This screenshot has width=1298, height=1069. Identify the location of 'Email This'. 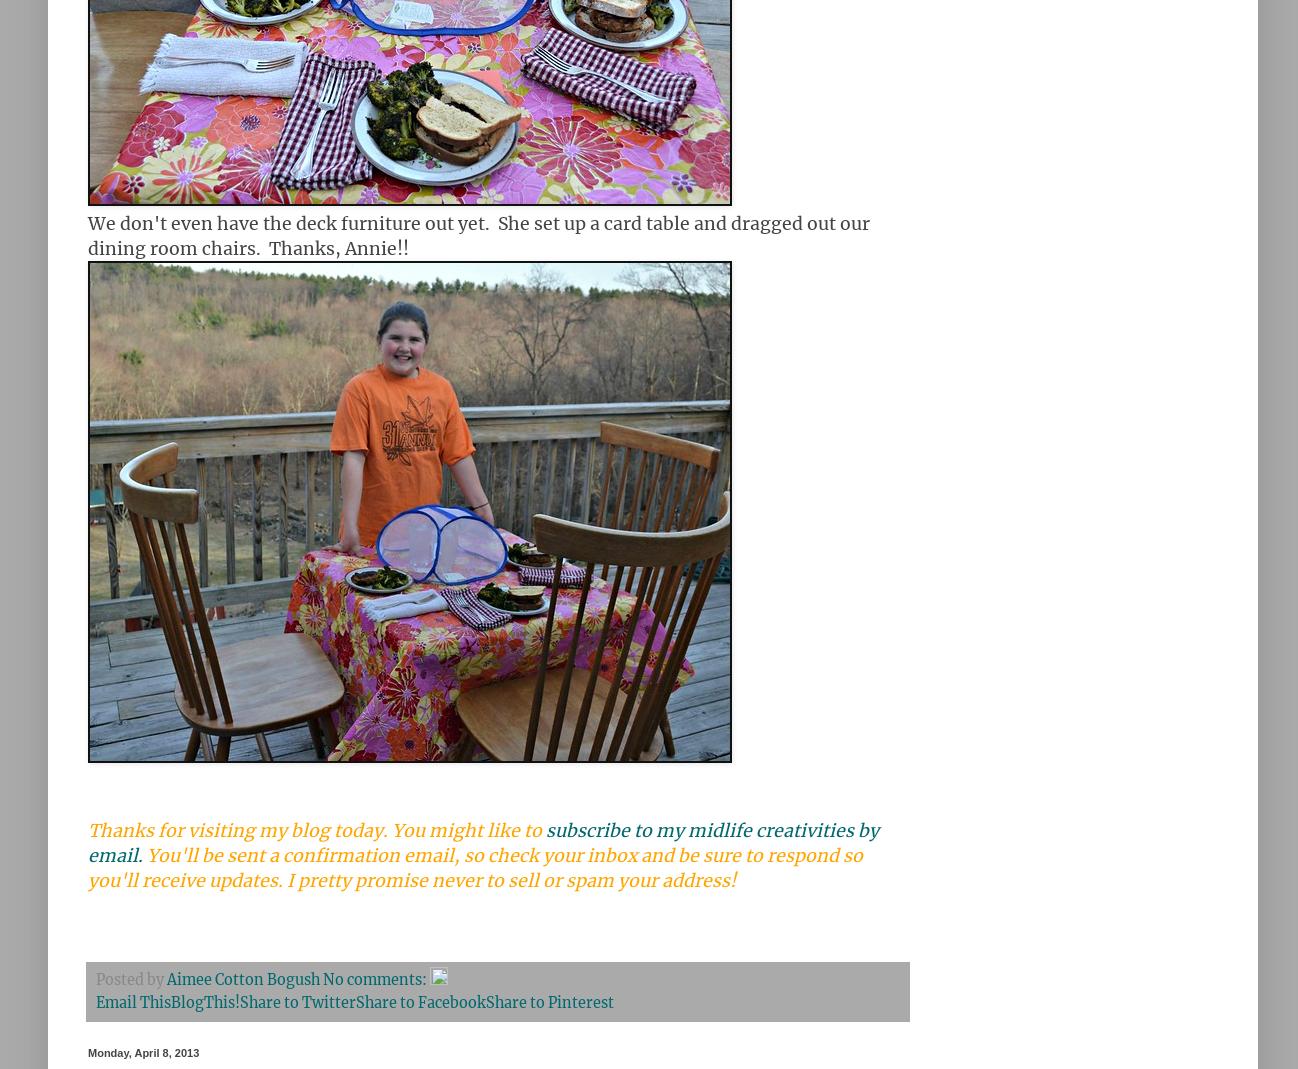
(132, 1003).